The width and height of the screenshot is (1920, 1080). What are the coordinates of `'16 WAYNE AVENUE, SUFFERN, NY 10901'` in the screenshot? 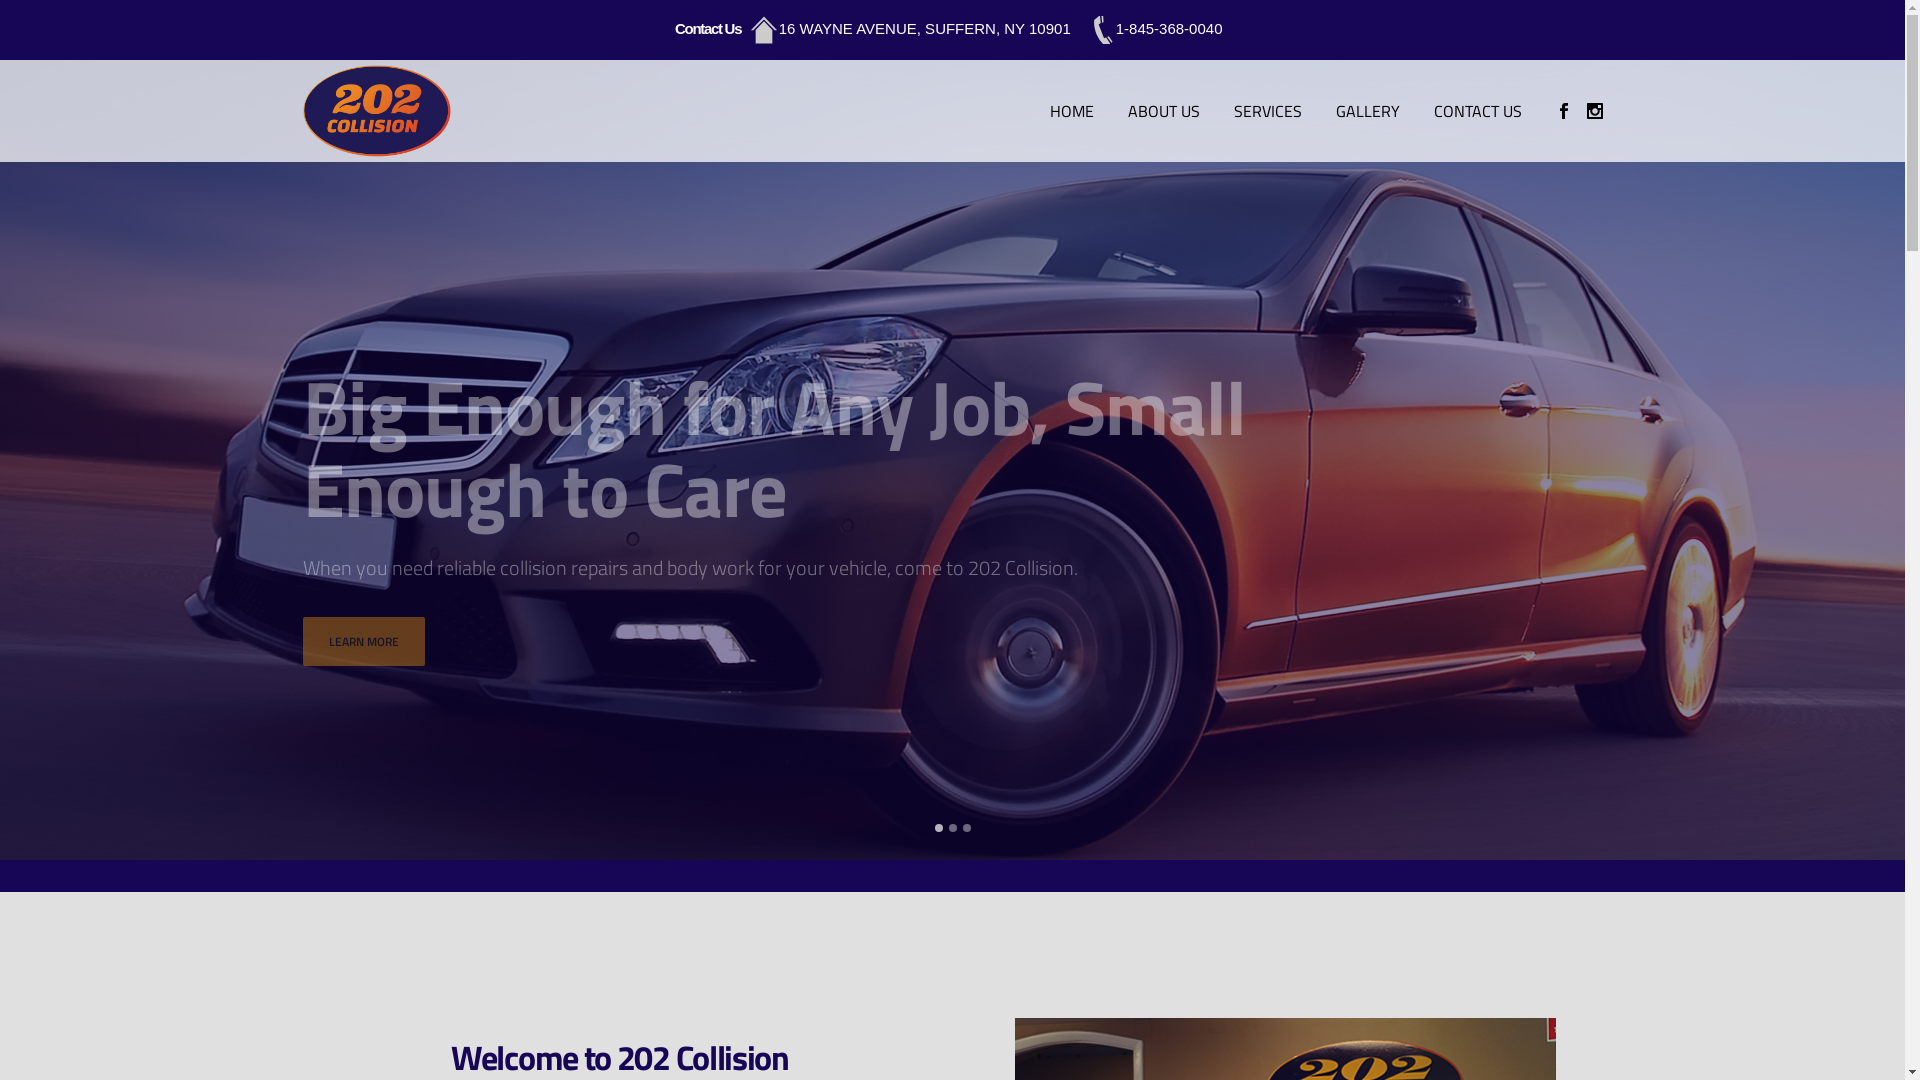 It's located at (909, 28).